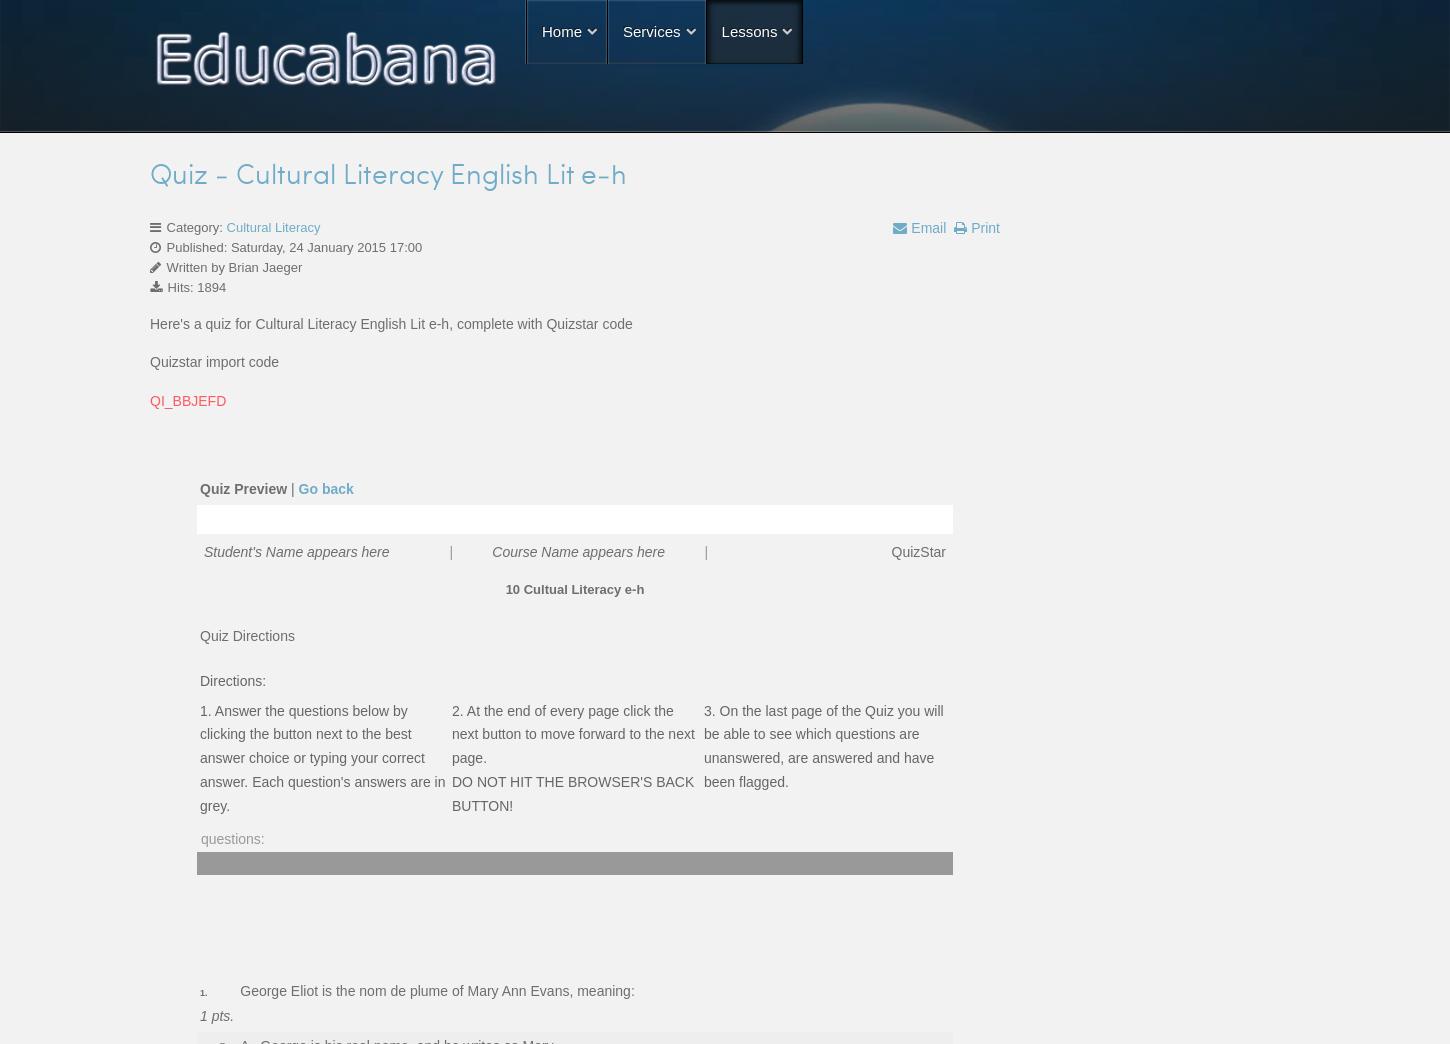  Describe the element at coordinates (322, 757) in the screenshot. I see `'1. Answer the questions below by clicking the button next to the best answer choice or typing your correct answer. Each question's answers are in grey.'` at that location.